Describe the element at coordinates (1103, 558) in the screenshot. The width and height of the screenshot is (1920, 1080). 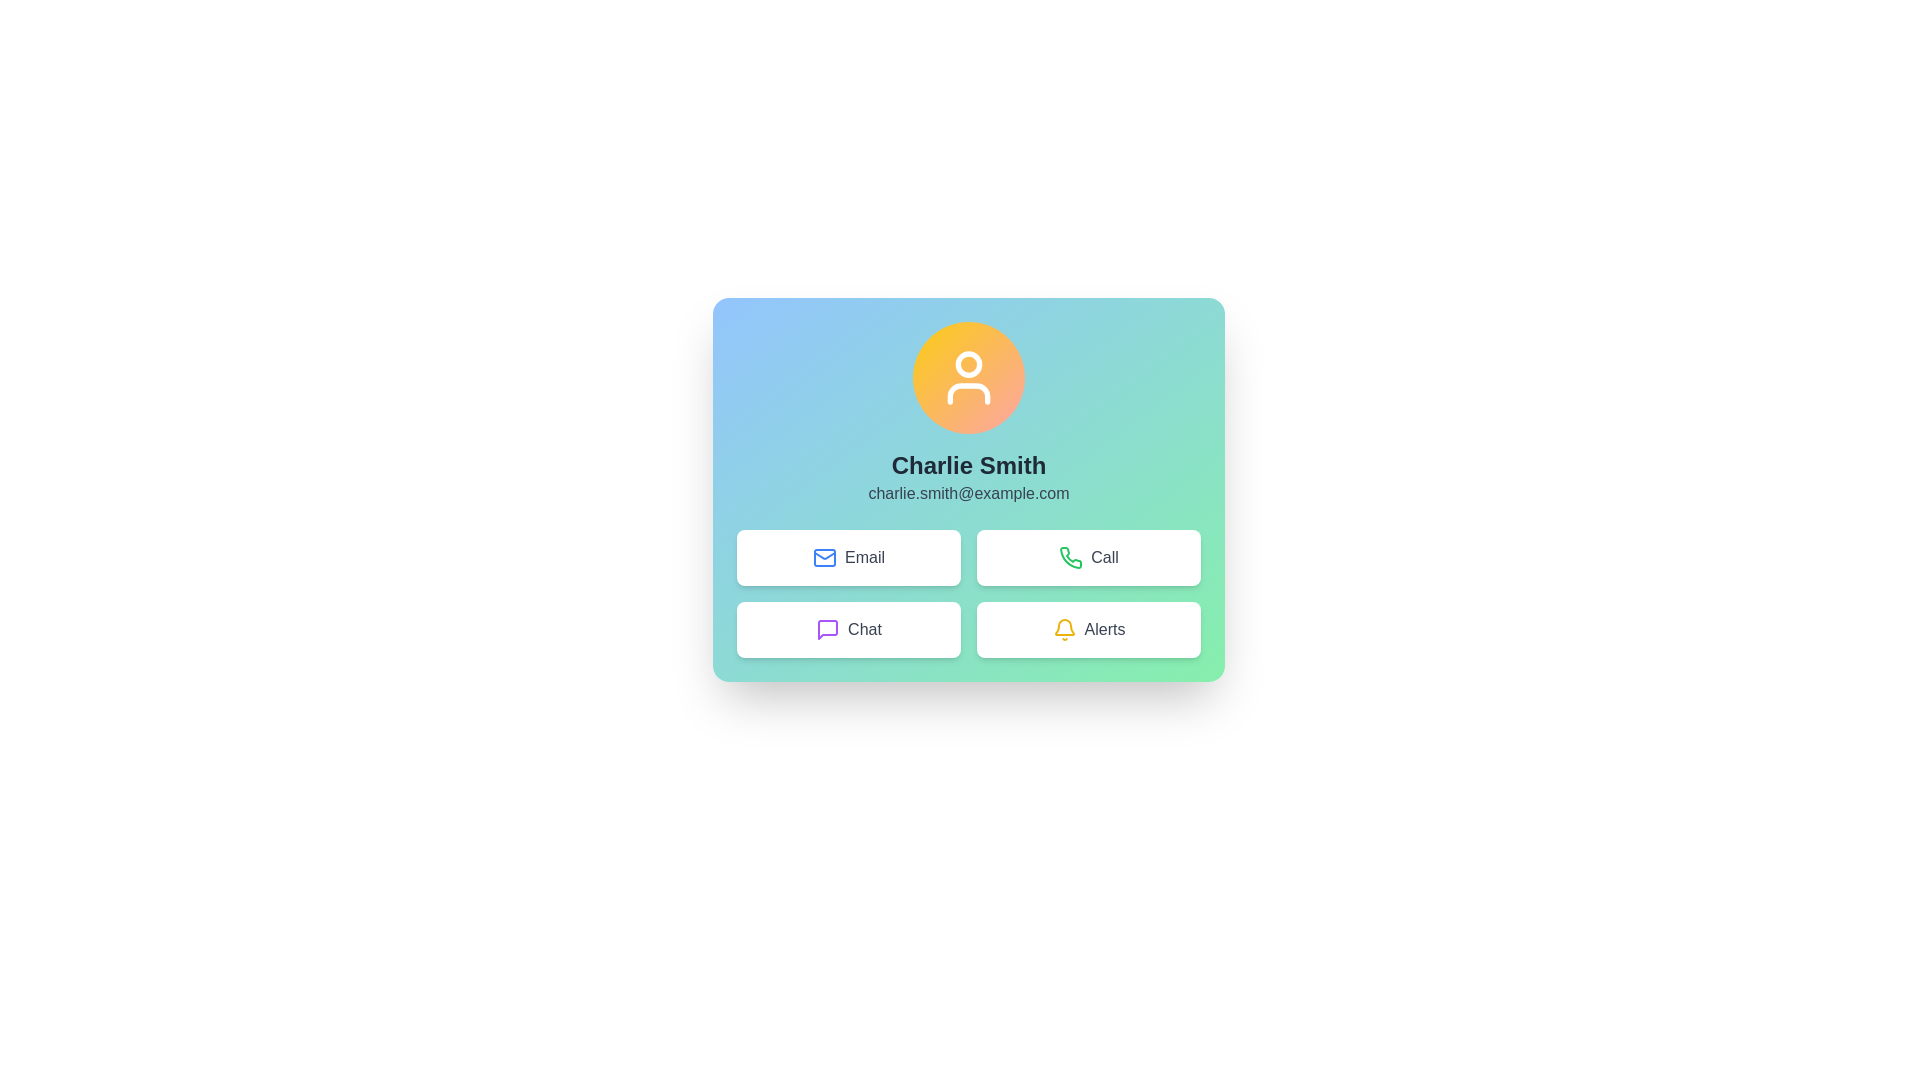
I see `text label that describes the 'Call' action, positioned to the right of the green phone icon in the top-right quadrant of the button grid` at that location.